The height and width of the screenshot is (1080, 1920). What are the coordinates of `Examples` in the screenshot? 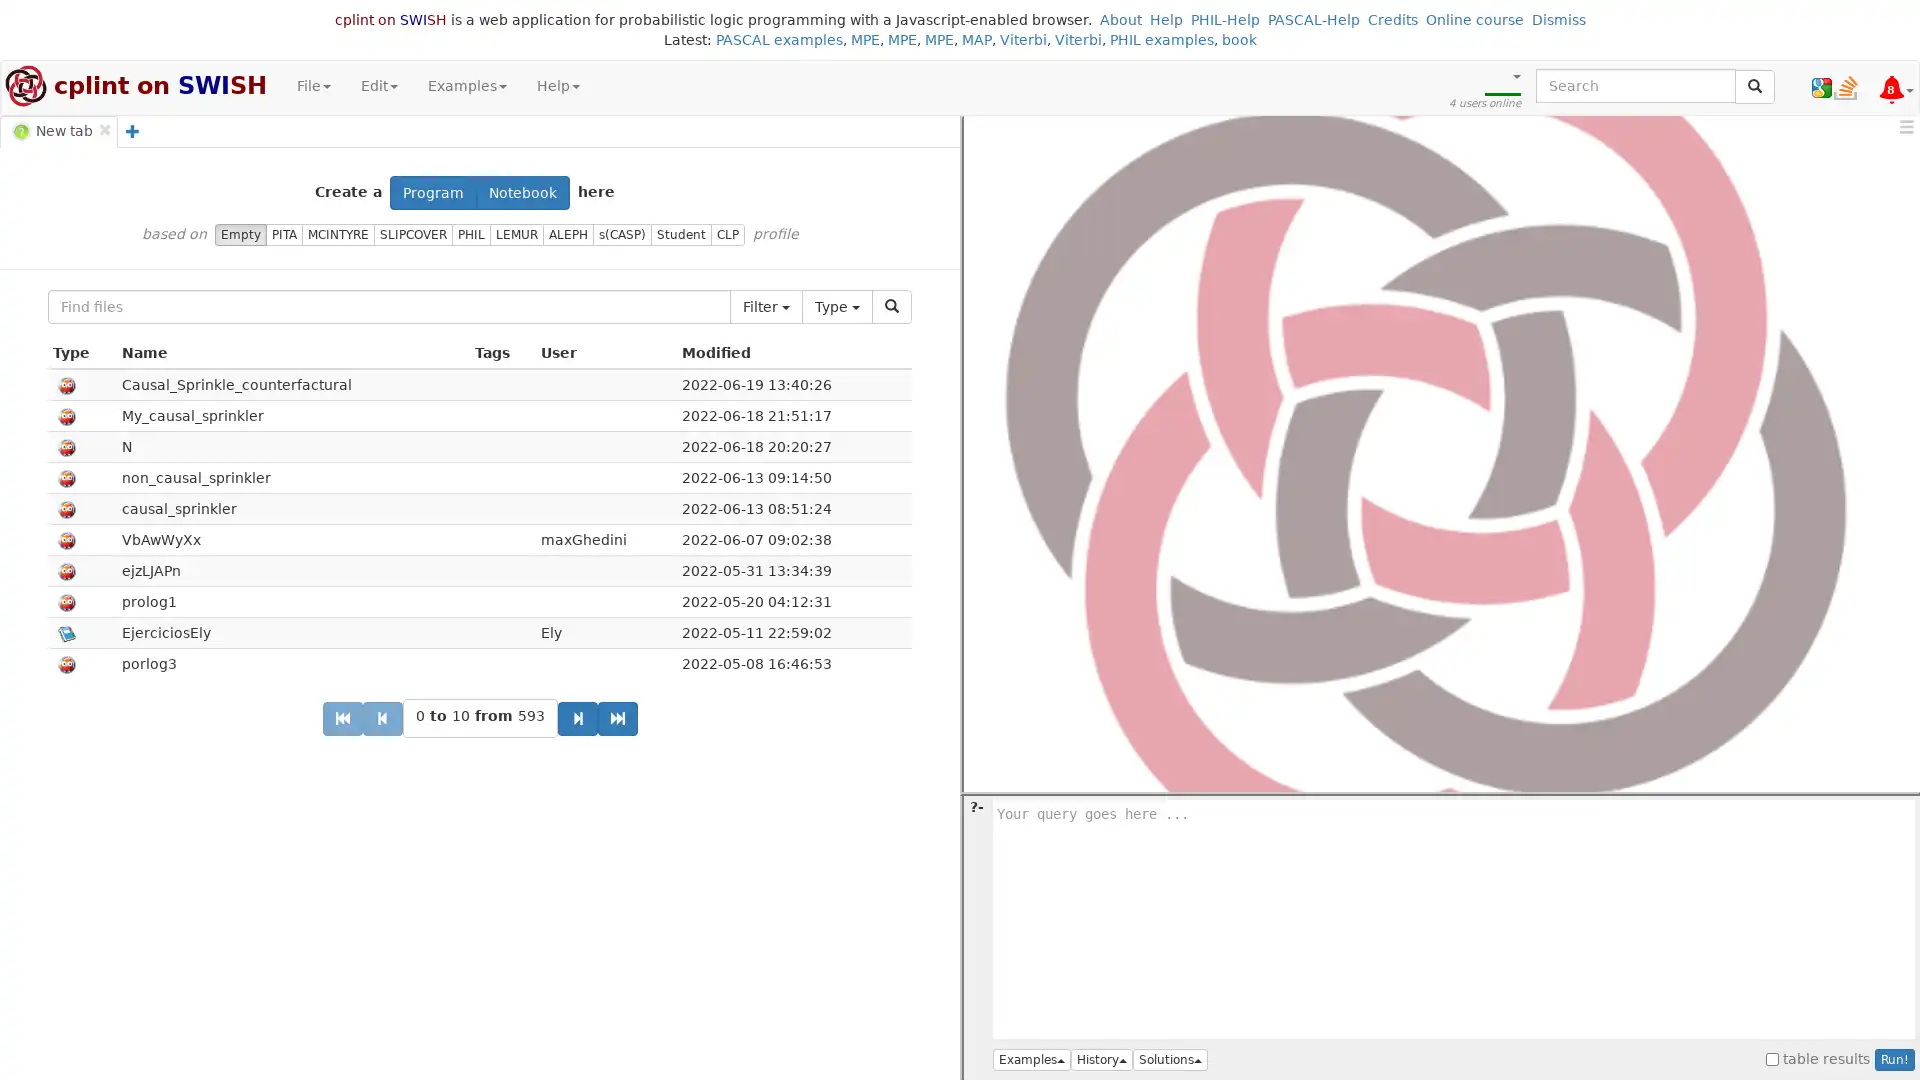 It's located at (1032, 1059).